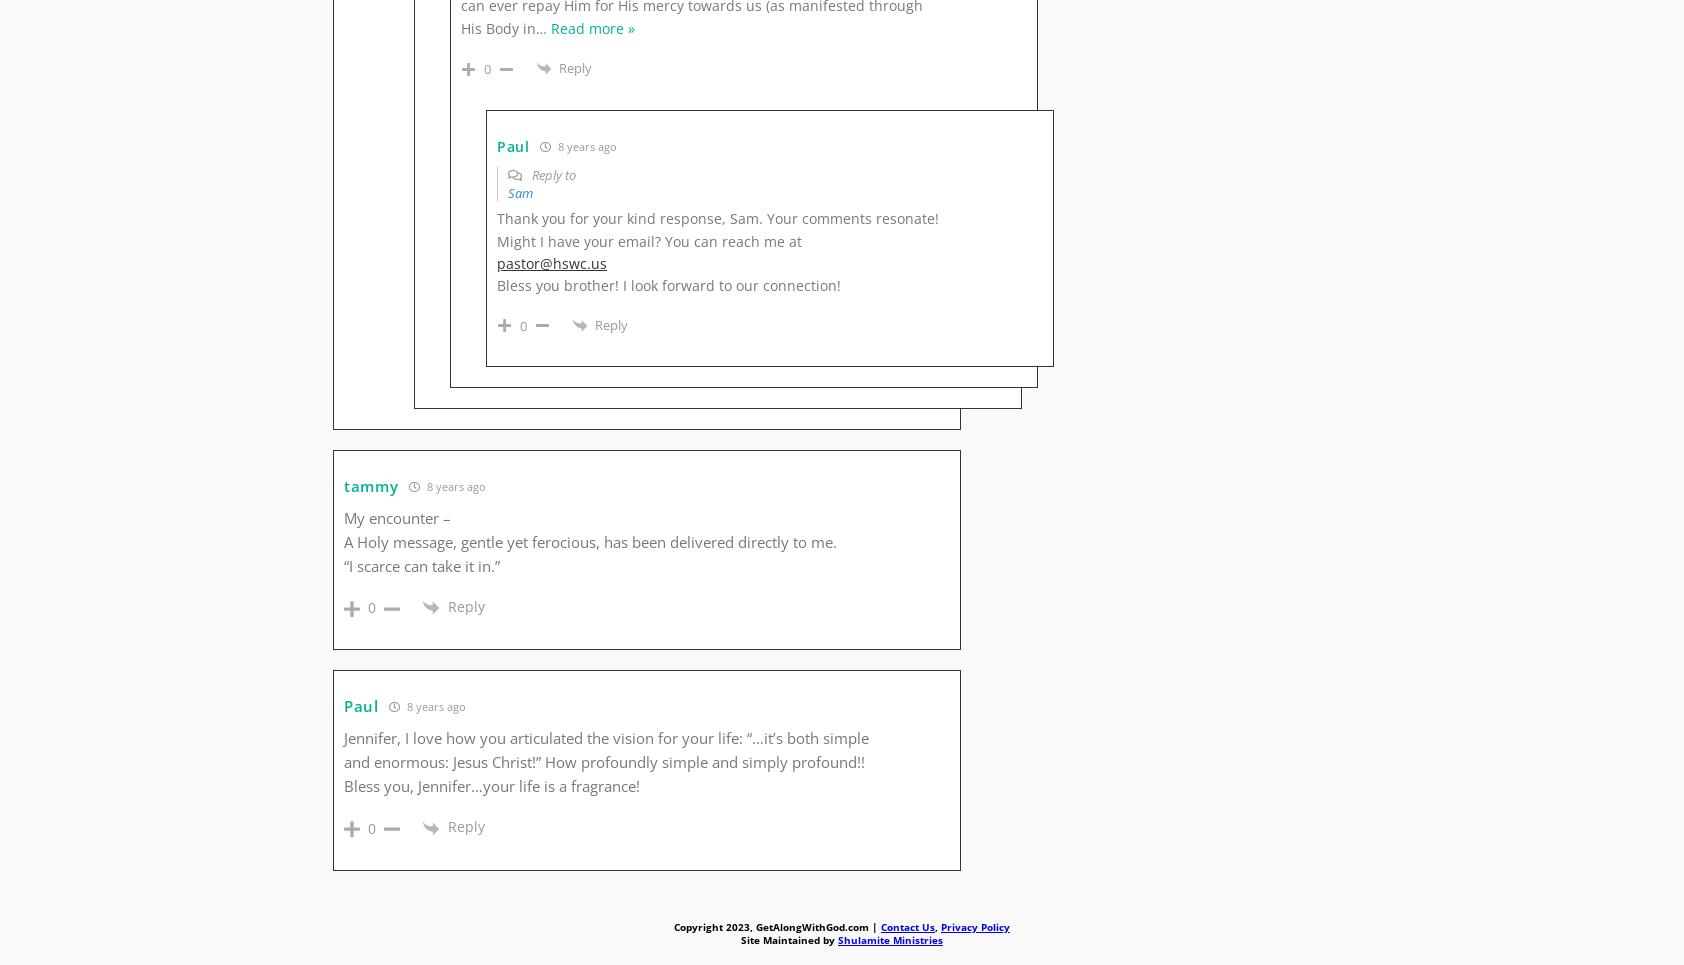 This screenshot has height=965, width=1684. I want to click on 'Jennifer, I love how you articulated the vision for your life: “…it’s both simple and enormous: Jesus Christ!”  How profoundly simple and simply profound!!  Bless you, Jennifer…your life is a fragrance!', so click(605, 760).